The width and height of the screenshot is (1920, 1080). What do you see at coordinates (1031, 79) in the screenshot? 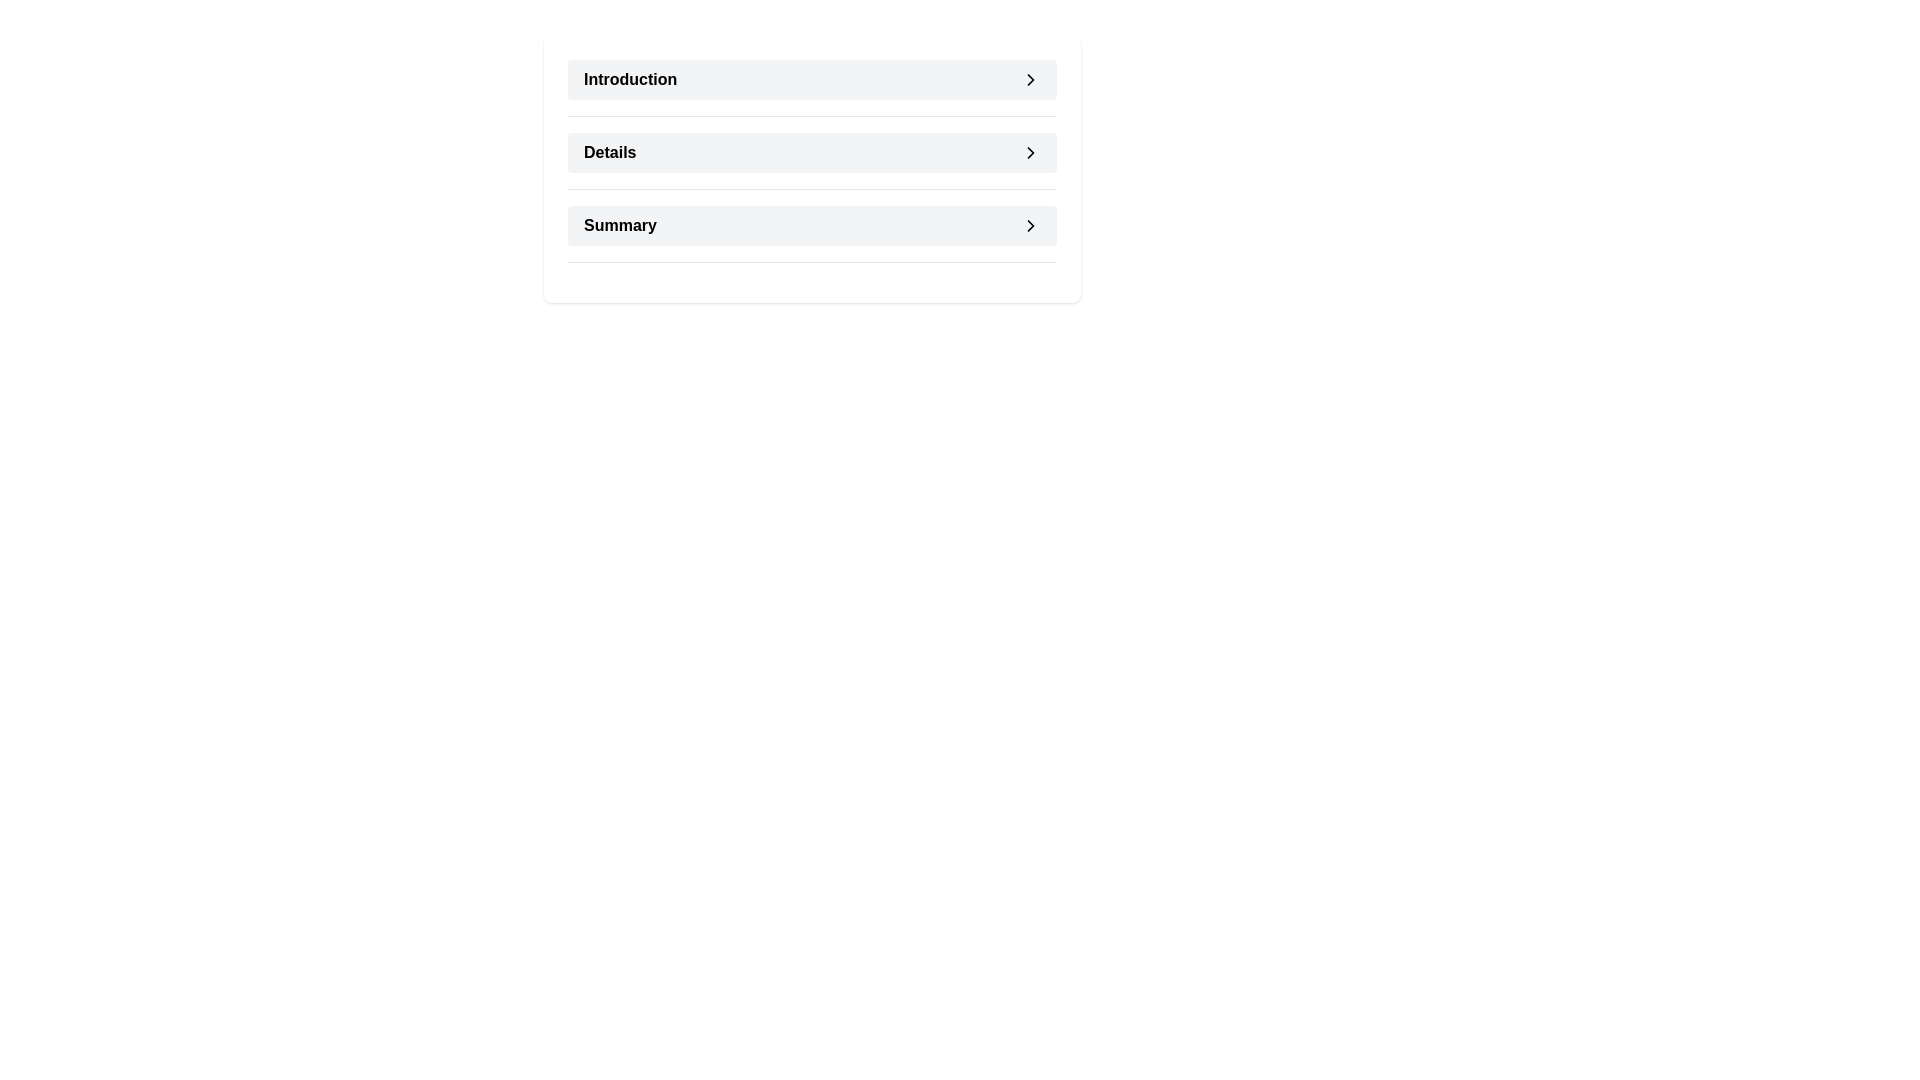
I see `the Arrow icon located at the far right edge of the 'Introduction' list item, which serves as an indicator for navigation or submenu access` at bounding box center [1031, 79].